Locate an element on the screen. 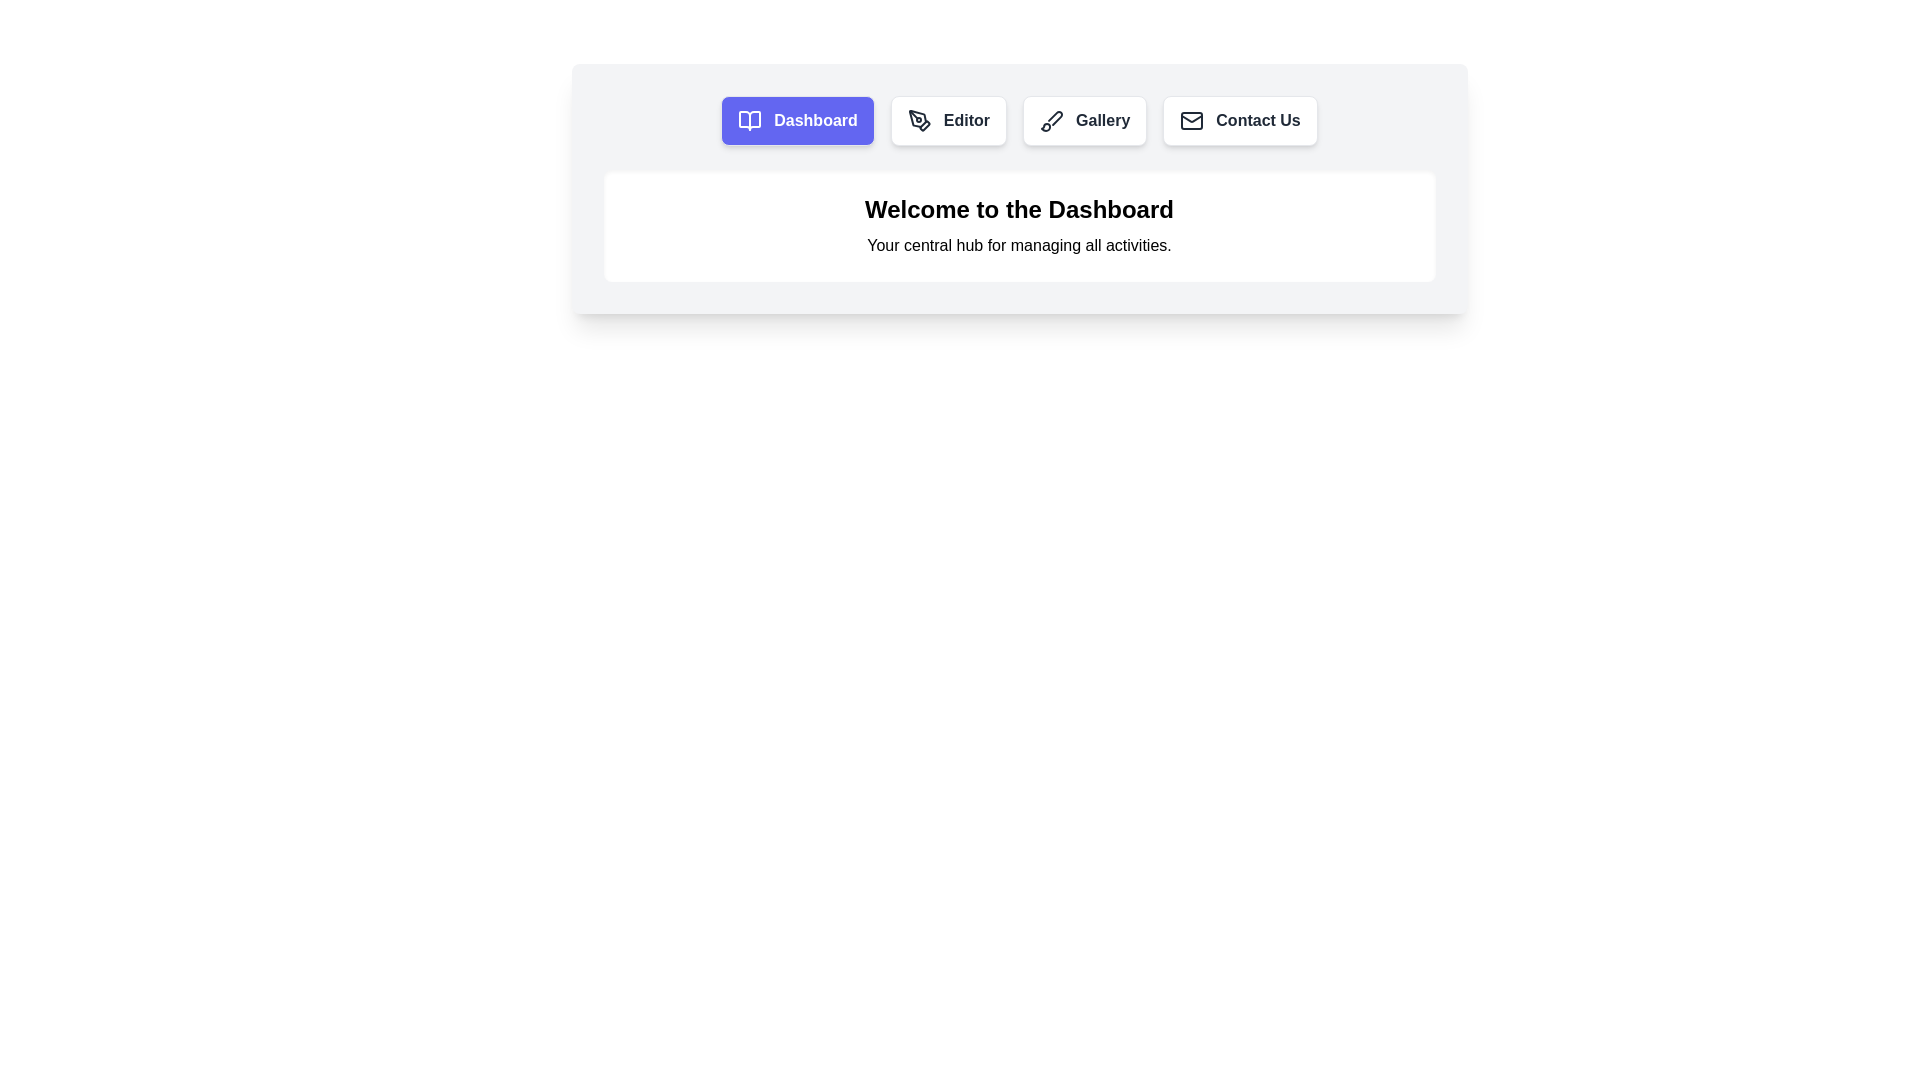 This screenshot has height=1080, width=1920. 'Dashboard' text label within the purple button to understand its function is located at coordinates (816, 120).